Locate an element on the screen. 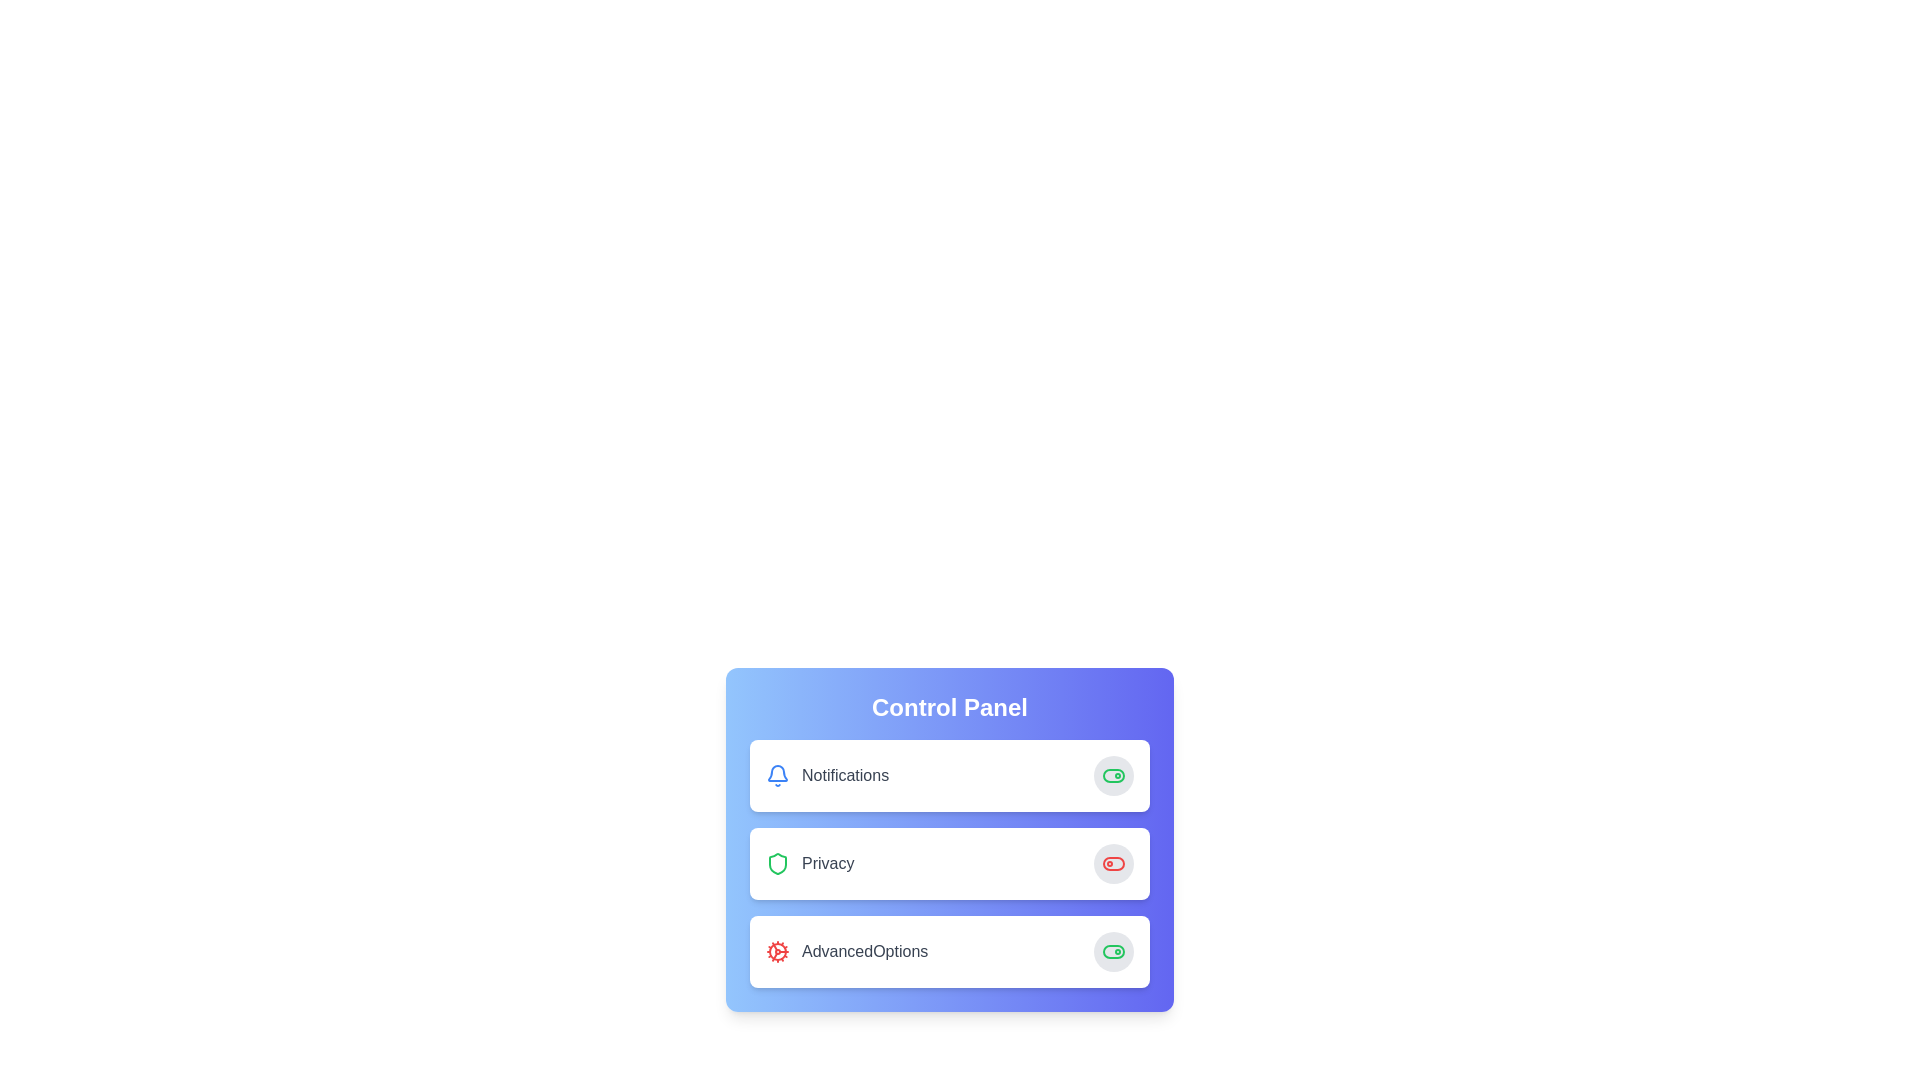 The width and height of the screenshot is (1920, 1080). the text label located in the second row of the control panel interface, which indicates the category or type of setting being displayed, positioned to the right of a green shield icon is located at coordinates (828, 863).